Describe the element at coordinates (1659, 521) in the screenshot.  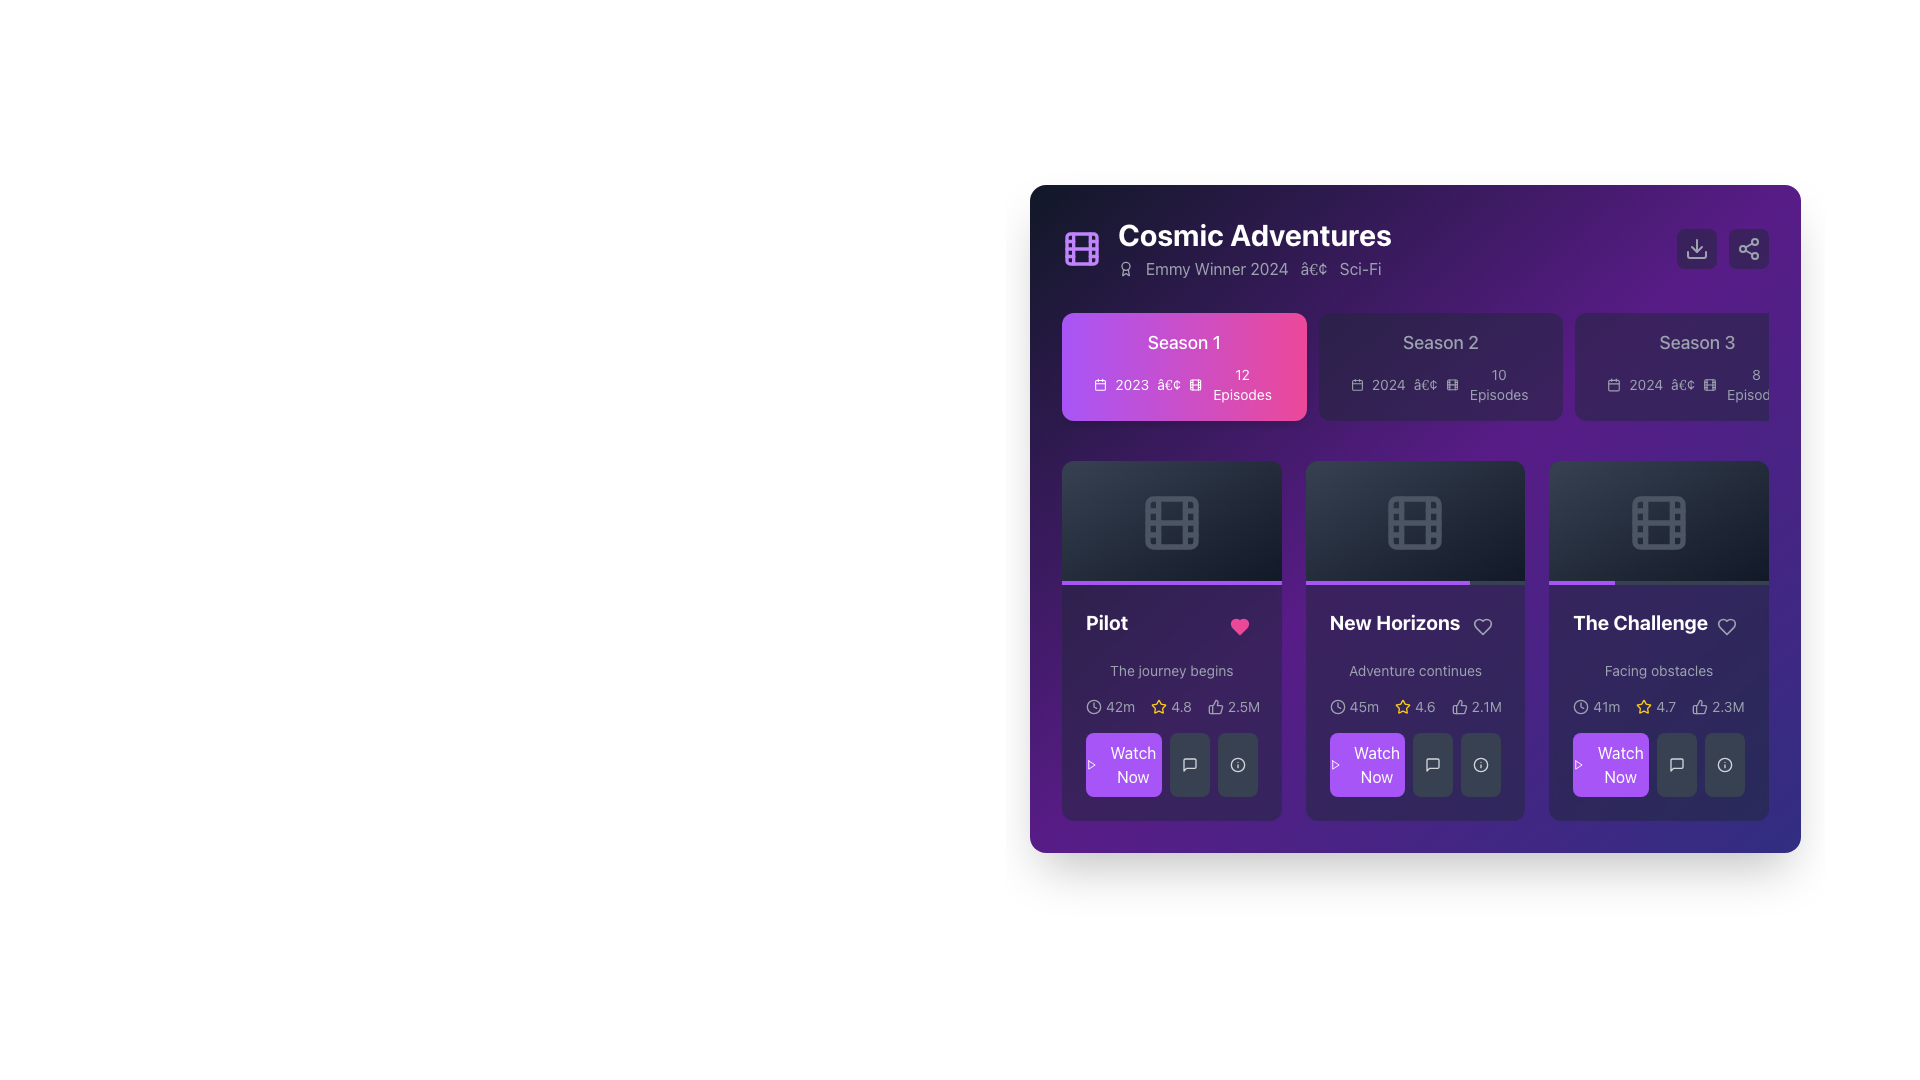
I see `the small rectangle with rounded corners that resembles a filmstrip frame, located centrally within the film reel icon in the top-right corner of 'The Challenge' episode card` at that location.